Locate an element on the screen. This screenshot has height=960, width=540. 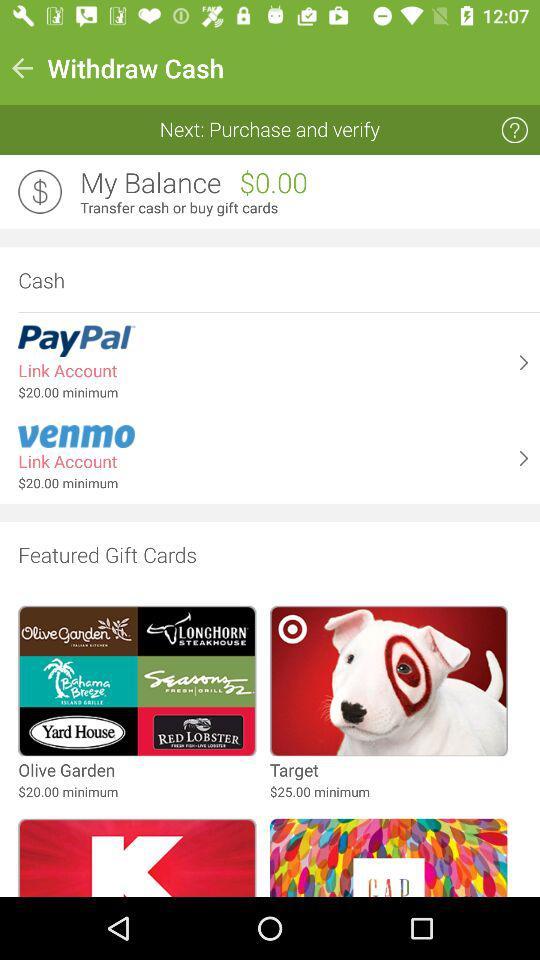
item next to the my balance icon is located at coordinates (40, 192).